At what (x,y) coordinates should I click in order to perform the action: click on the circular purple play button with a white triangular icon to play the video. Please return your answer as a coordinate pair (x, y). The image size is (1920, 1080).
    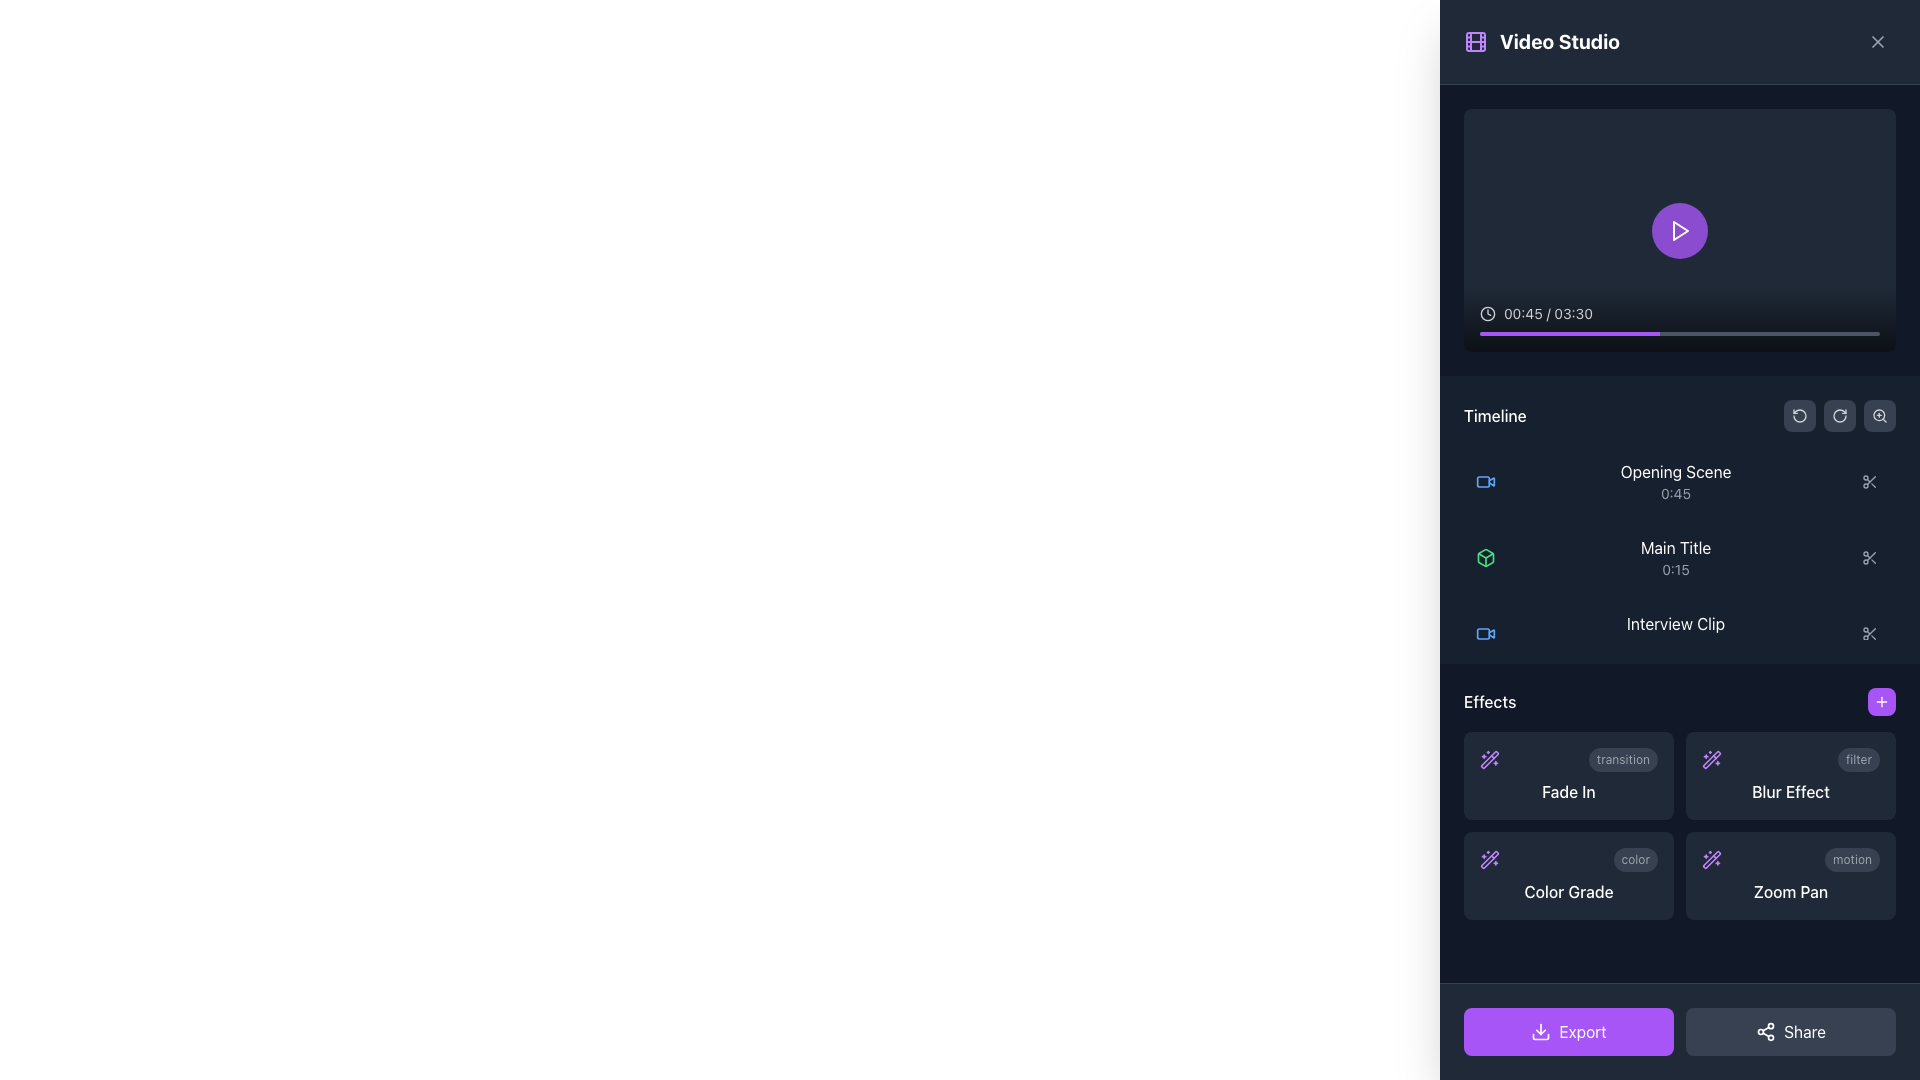
    Looking at the image, I should click on (1680, 229).